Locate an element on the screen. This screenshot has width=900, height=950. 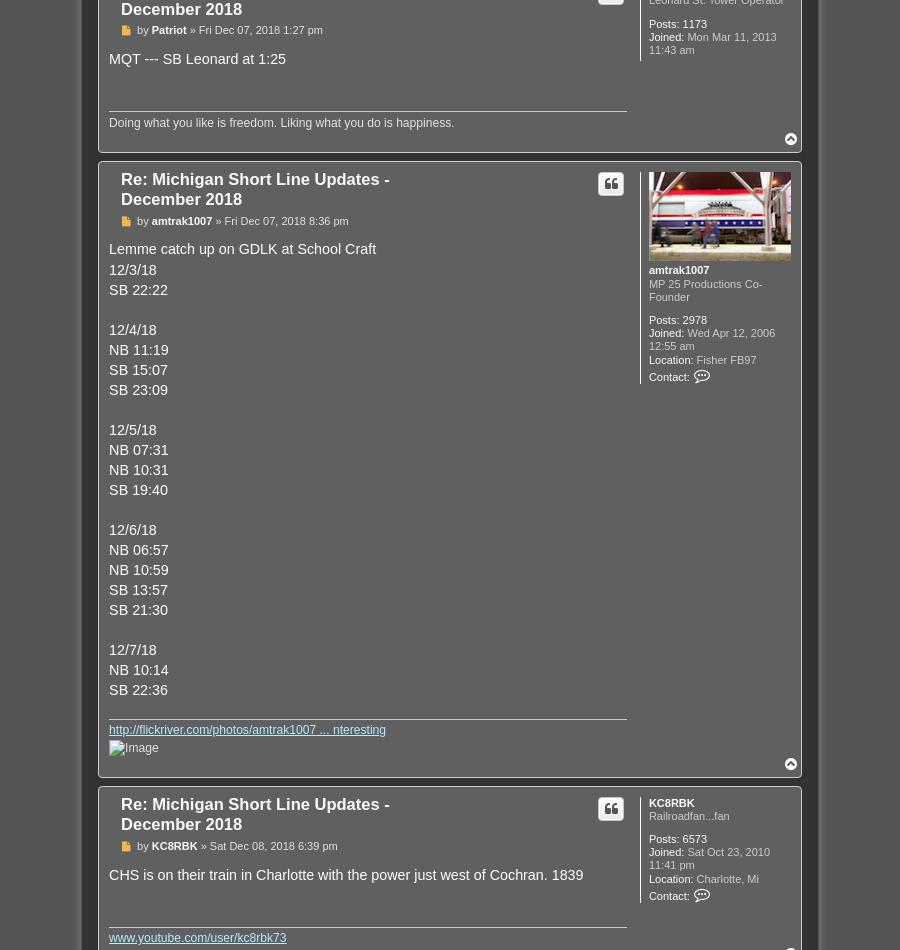
'SB 22:22' is located at coordinates (137, 287).